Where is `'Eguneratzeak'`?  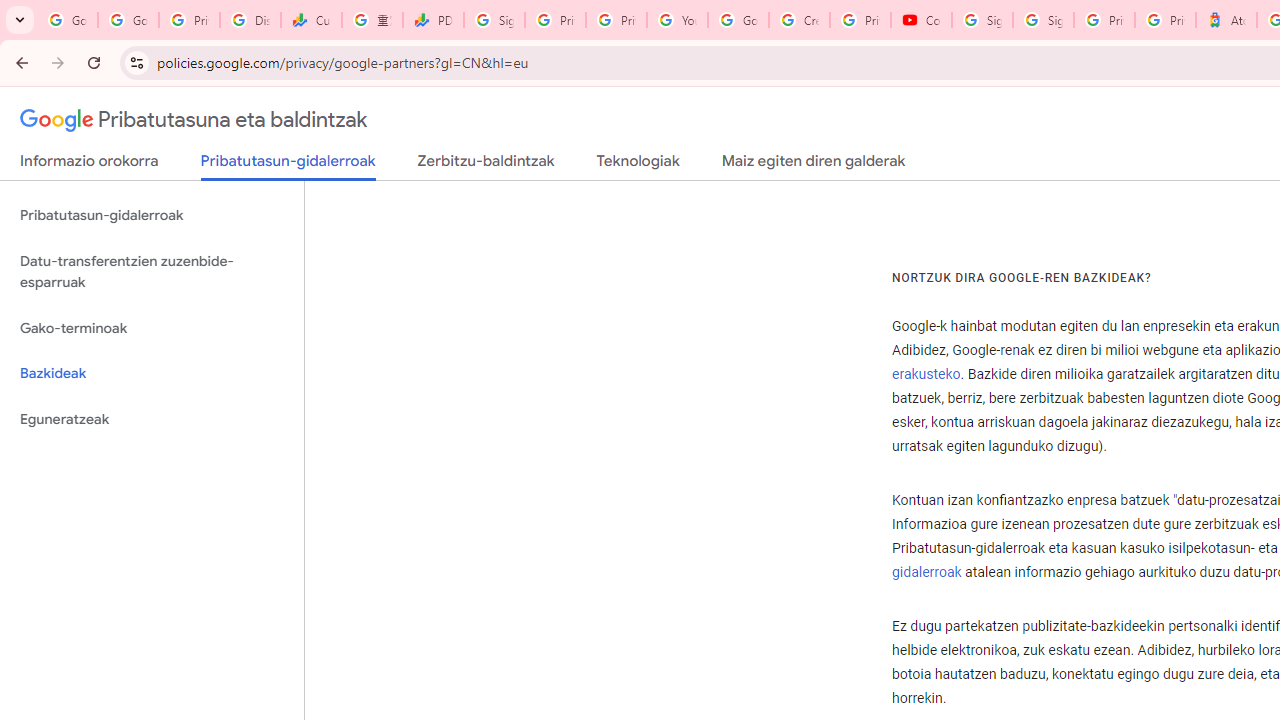 'Eguneratzeak' is located at coordinates (151, 418).